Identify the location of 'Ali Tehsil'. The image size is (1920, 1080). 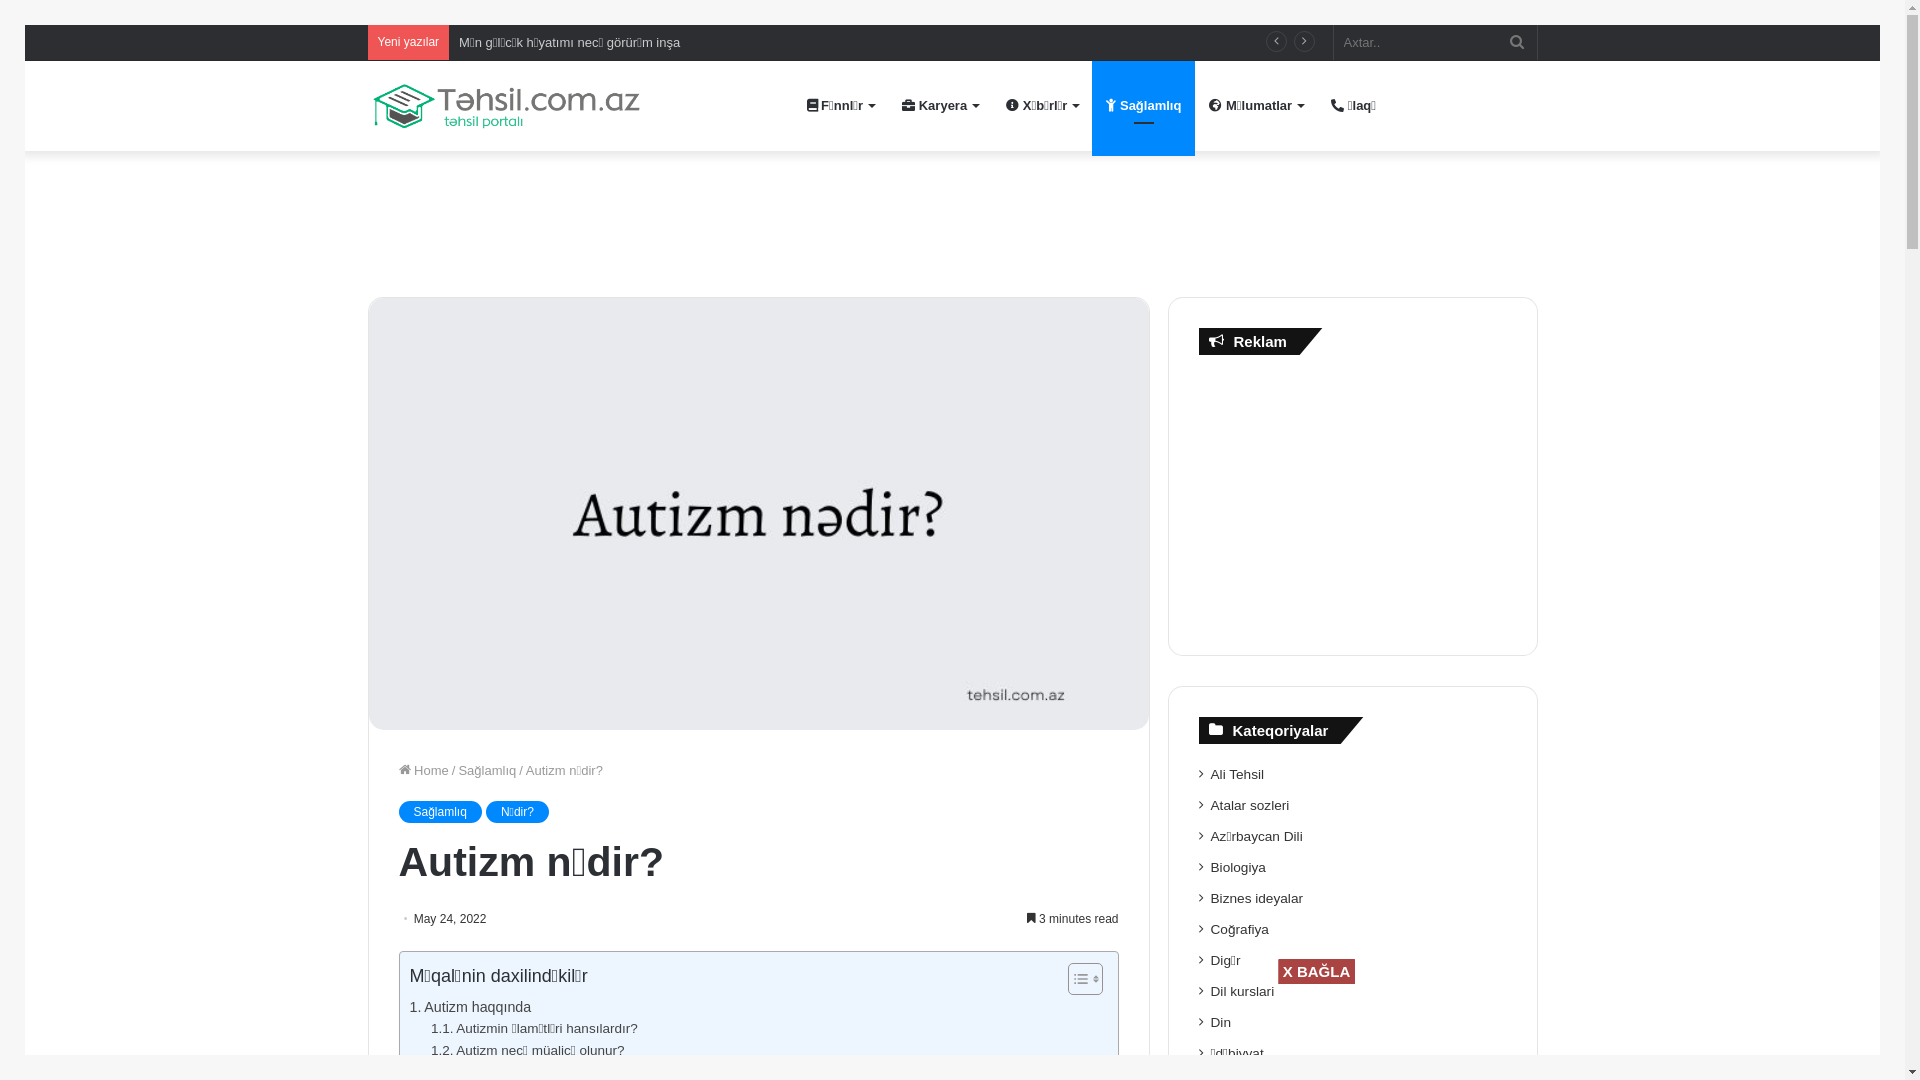
(1237, 773).